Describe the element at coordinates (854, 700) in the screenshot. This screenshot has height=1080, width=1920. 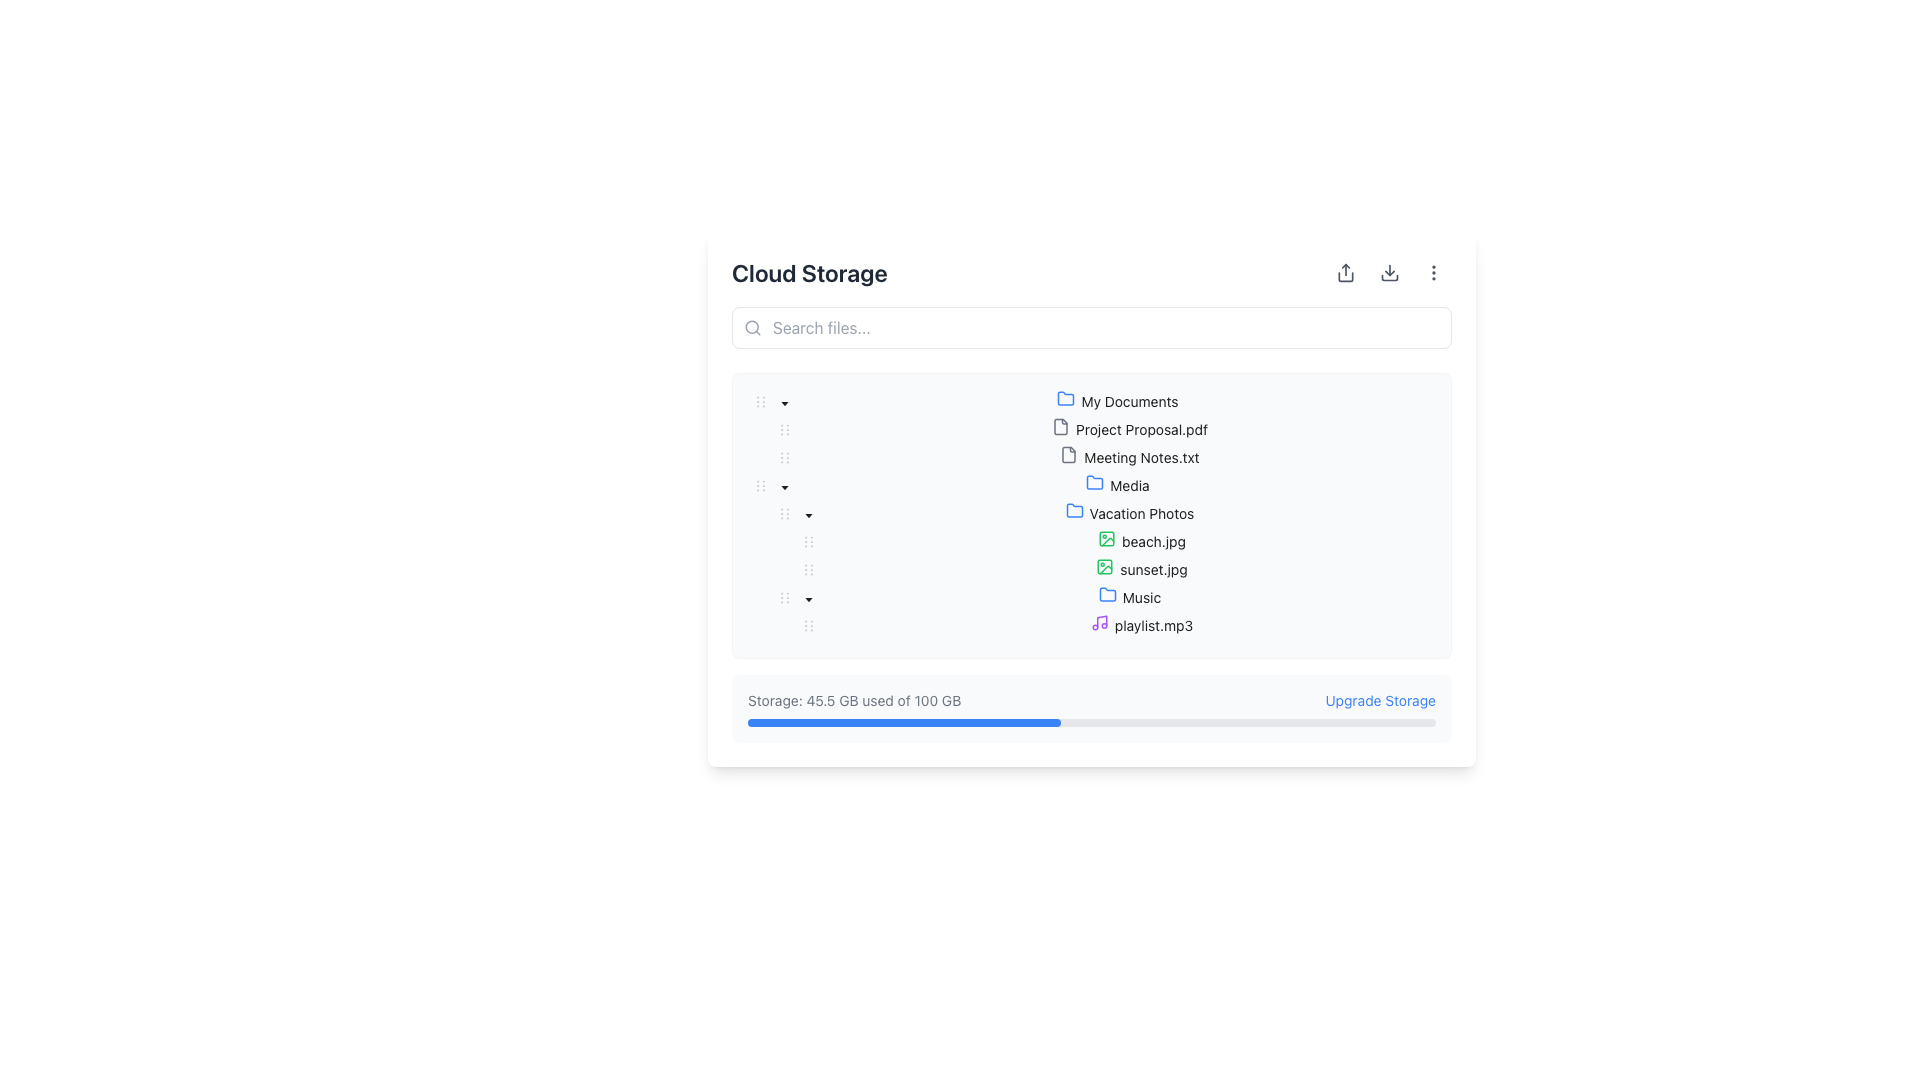
I see `the informational text label indicating current storage usage, located in the bottom-right part of the interface, above the horizontal progress bar and next to the 'Upgrade Storage' text` at that location.